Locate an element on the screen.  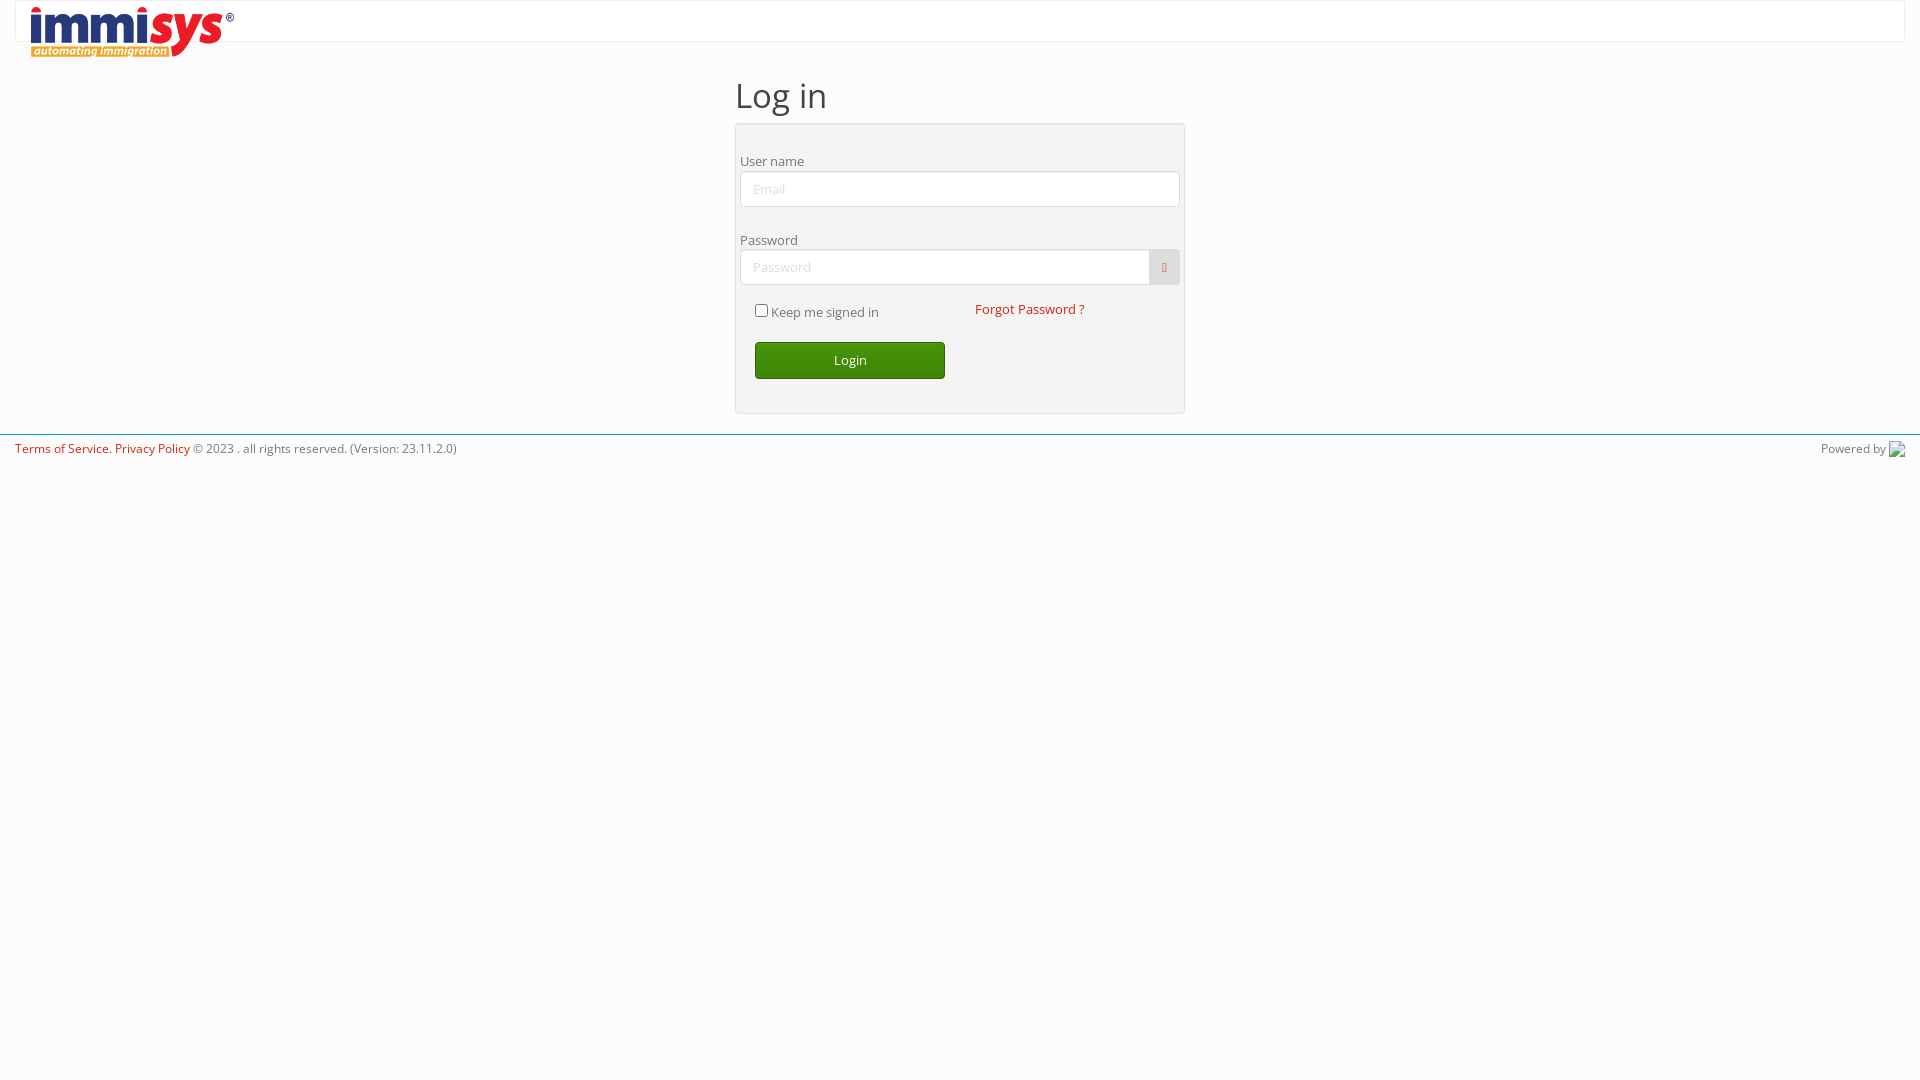
'Forgot Password ?' is located at coordinates (974, 308).